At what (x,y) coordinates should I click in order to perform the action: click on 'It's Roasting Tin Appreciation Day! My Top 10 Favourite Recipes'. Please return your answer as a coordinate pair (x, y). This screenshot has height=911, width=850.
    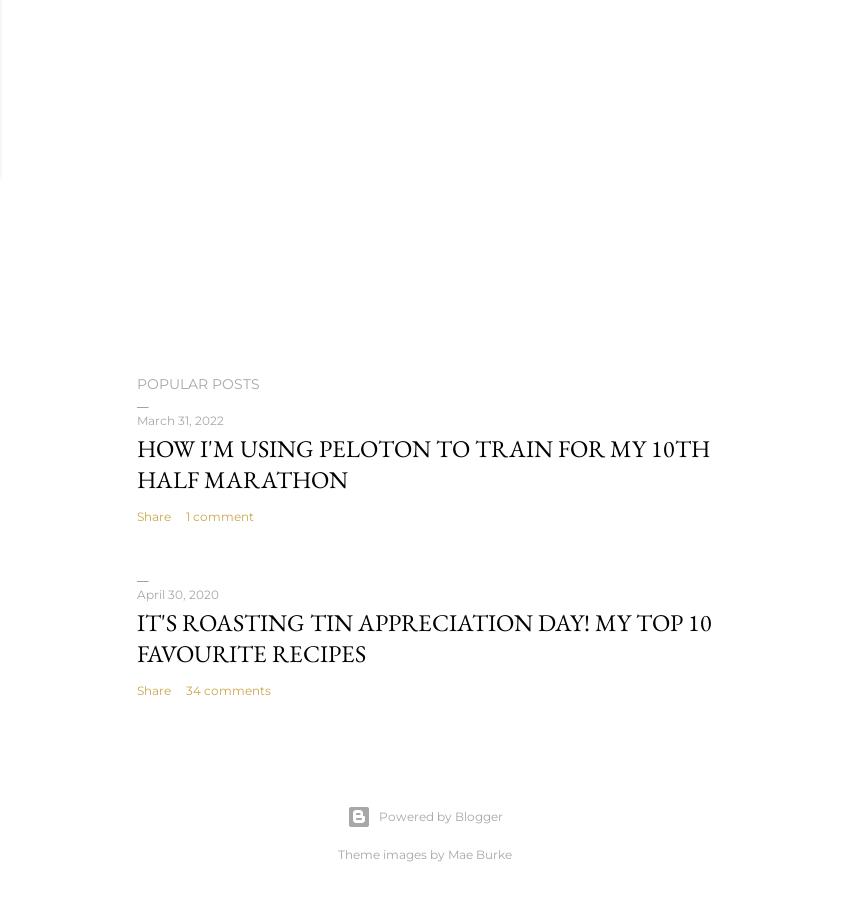
    Looking at the image, I should click on (424, 637).